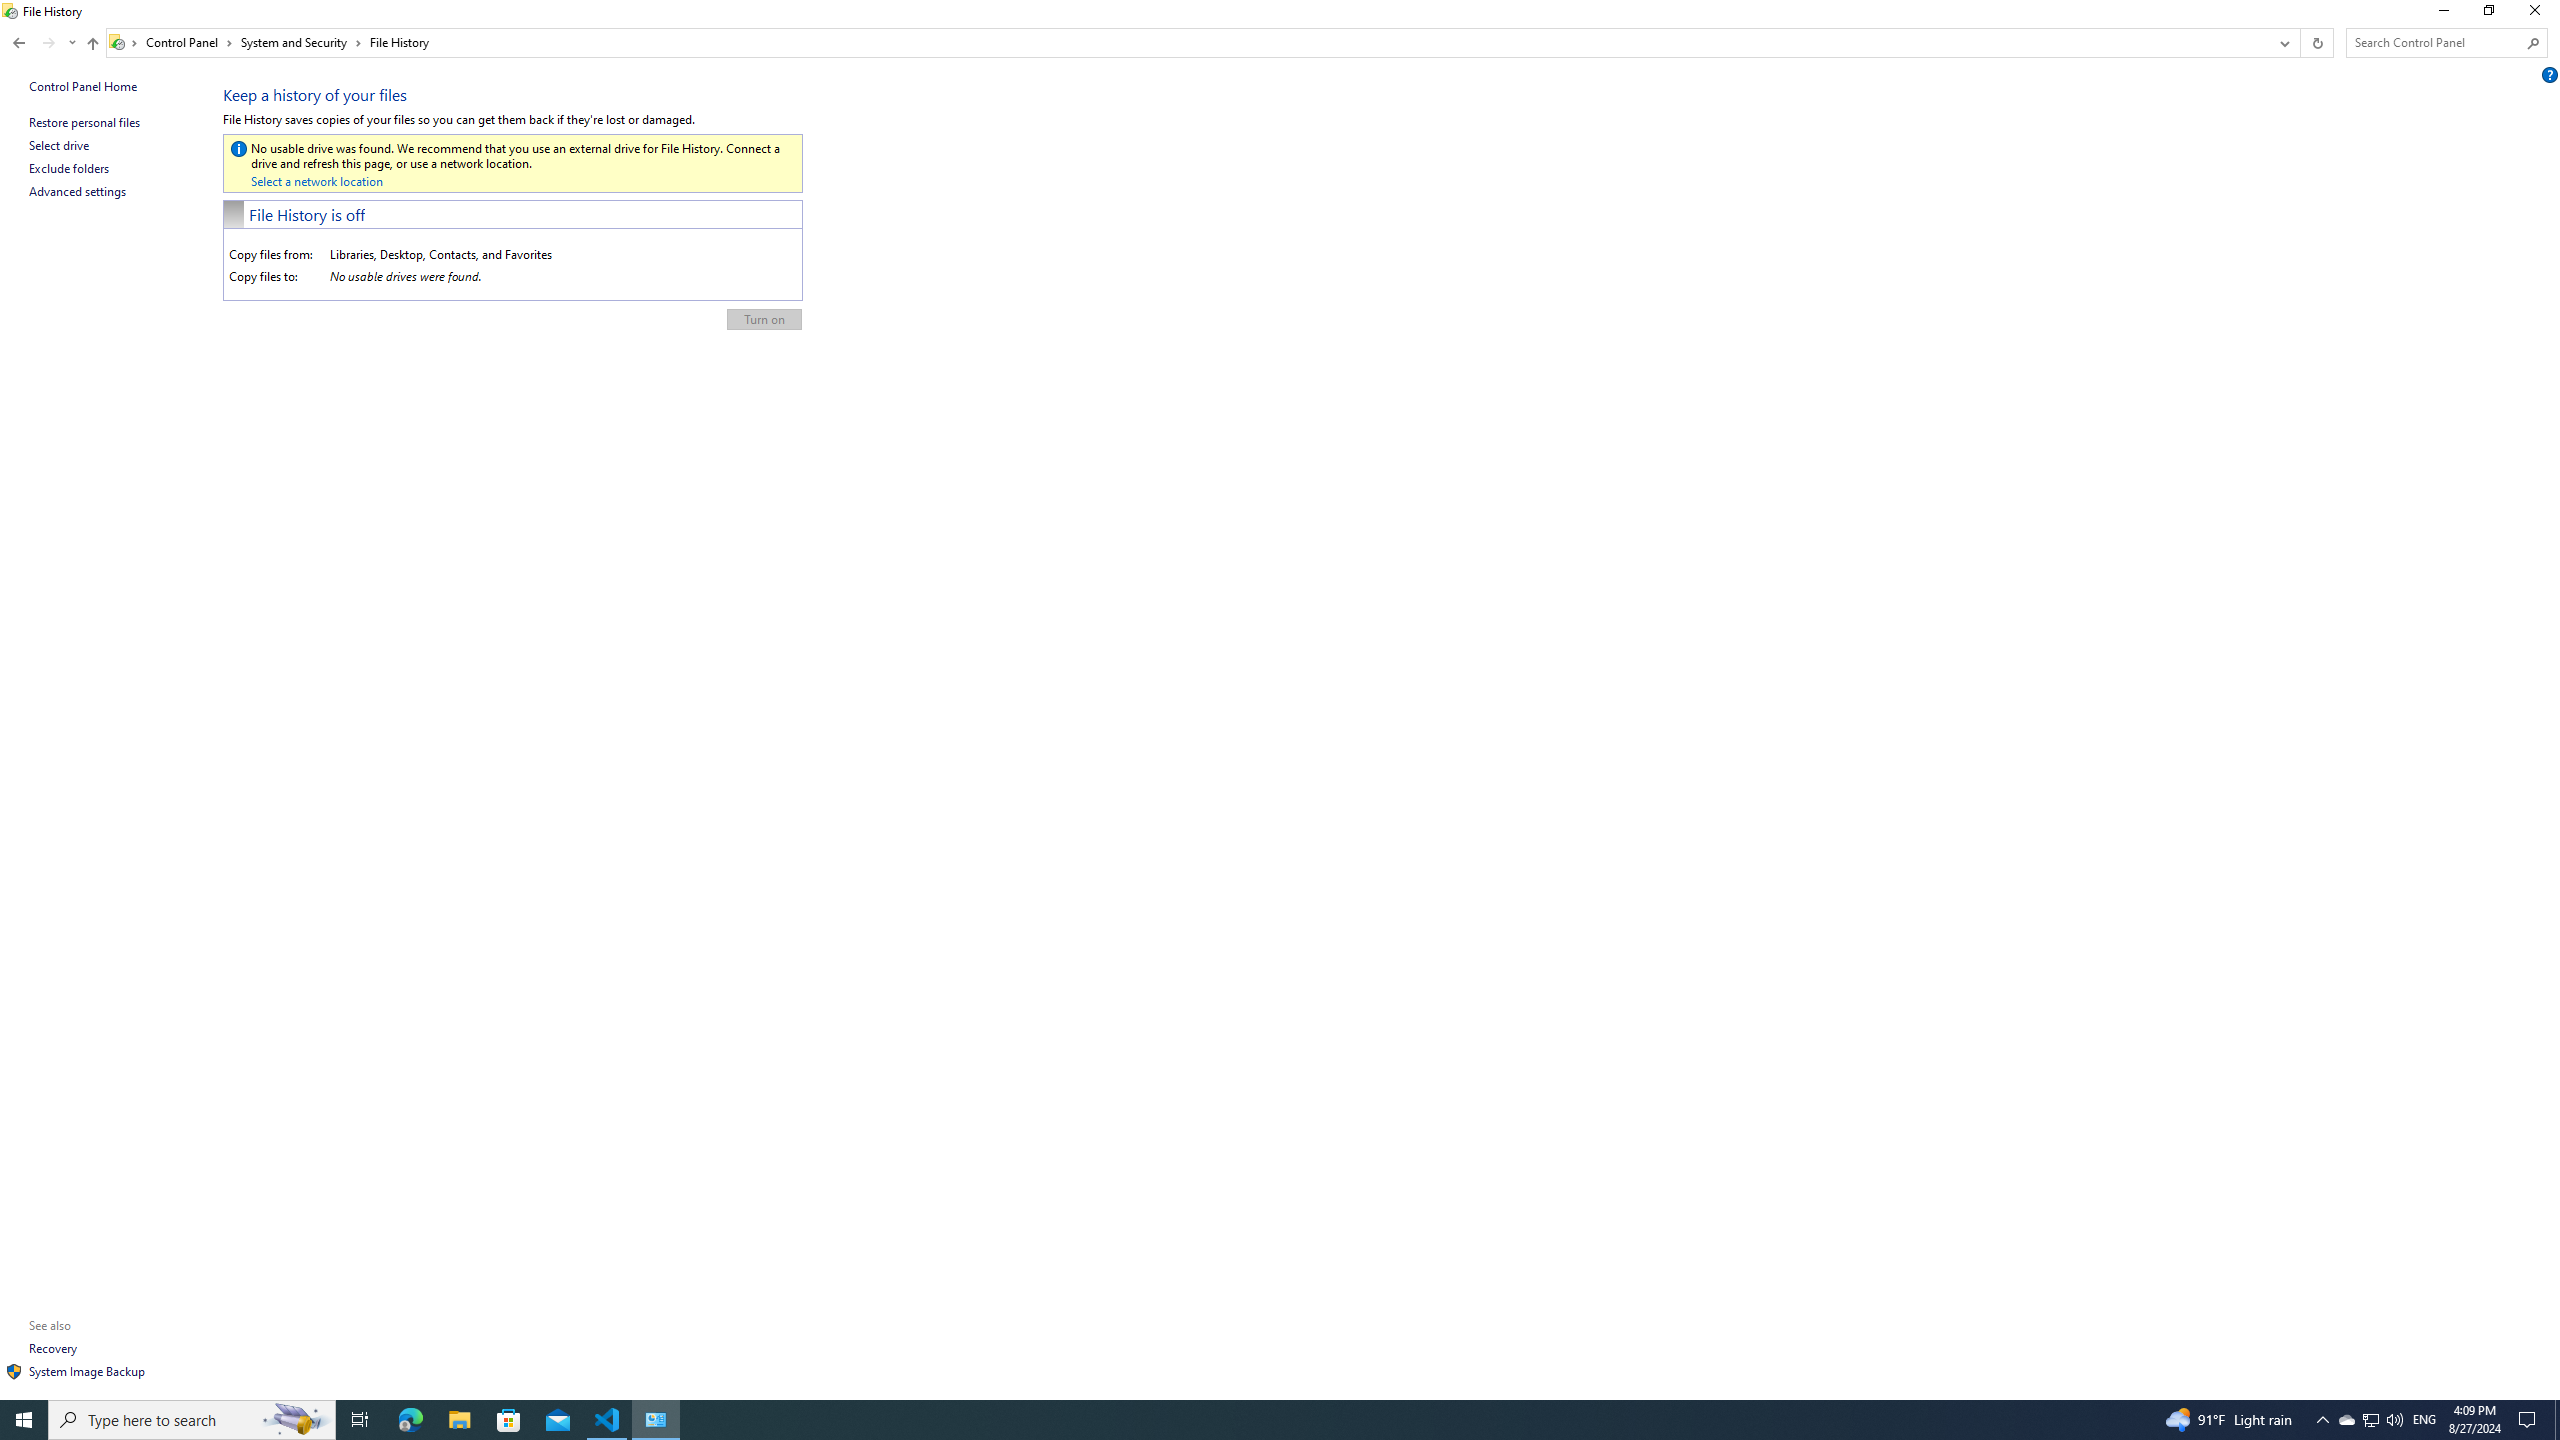 This screenshot has height=1440, width=2560. What do you see at coordinates (2282, 42) in the screenshot?
I see `'Previous Locations'` at bounding box center [2282, 42].